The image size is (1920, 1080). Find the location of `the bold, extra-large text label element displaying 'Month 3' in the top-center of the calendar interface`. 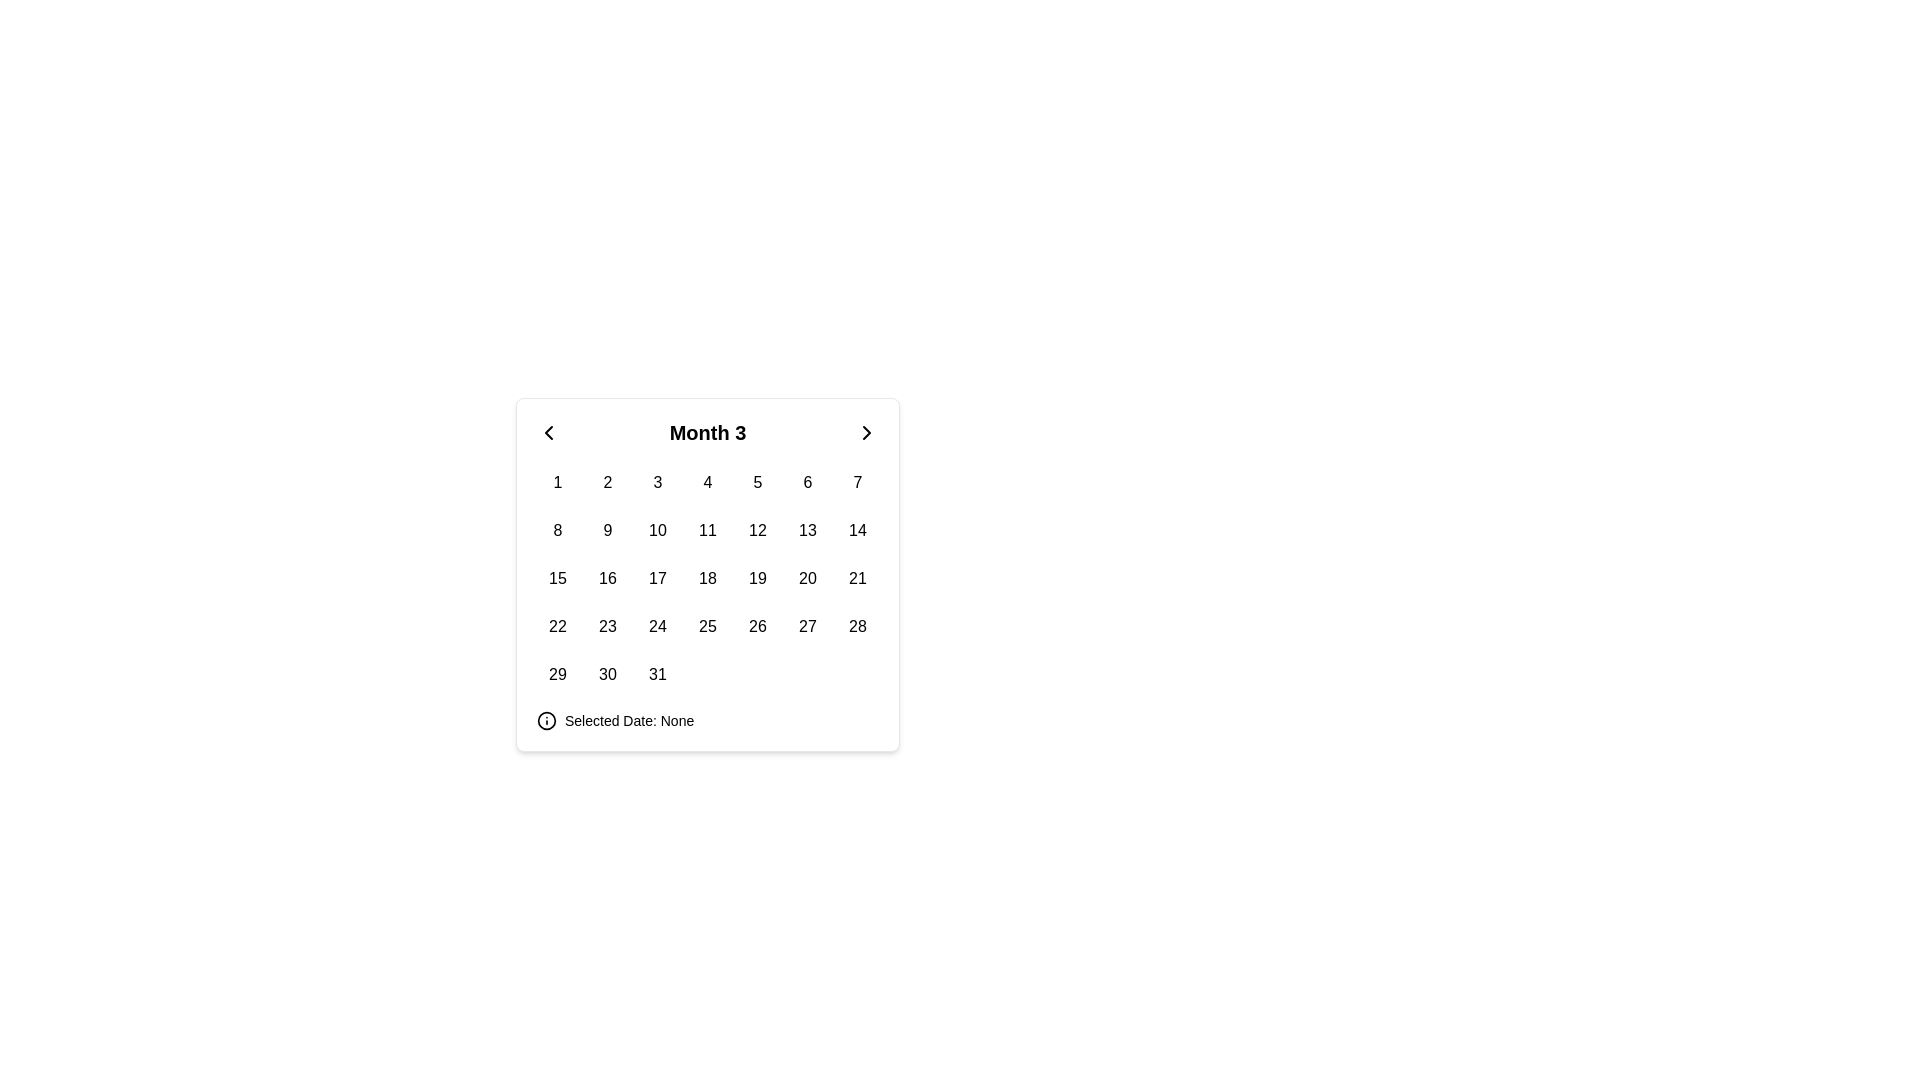

the bold, extra-large text label element displaying 'Month 3' in the top-center of the calendar interface is located at coordinates (708, 431).